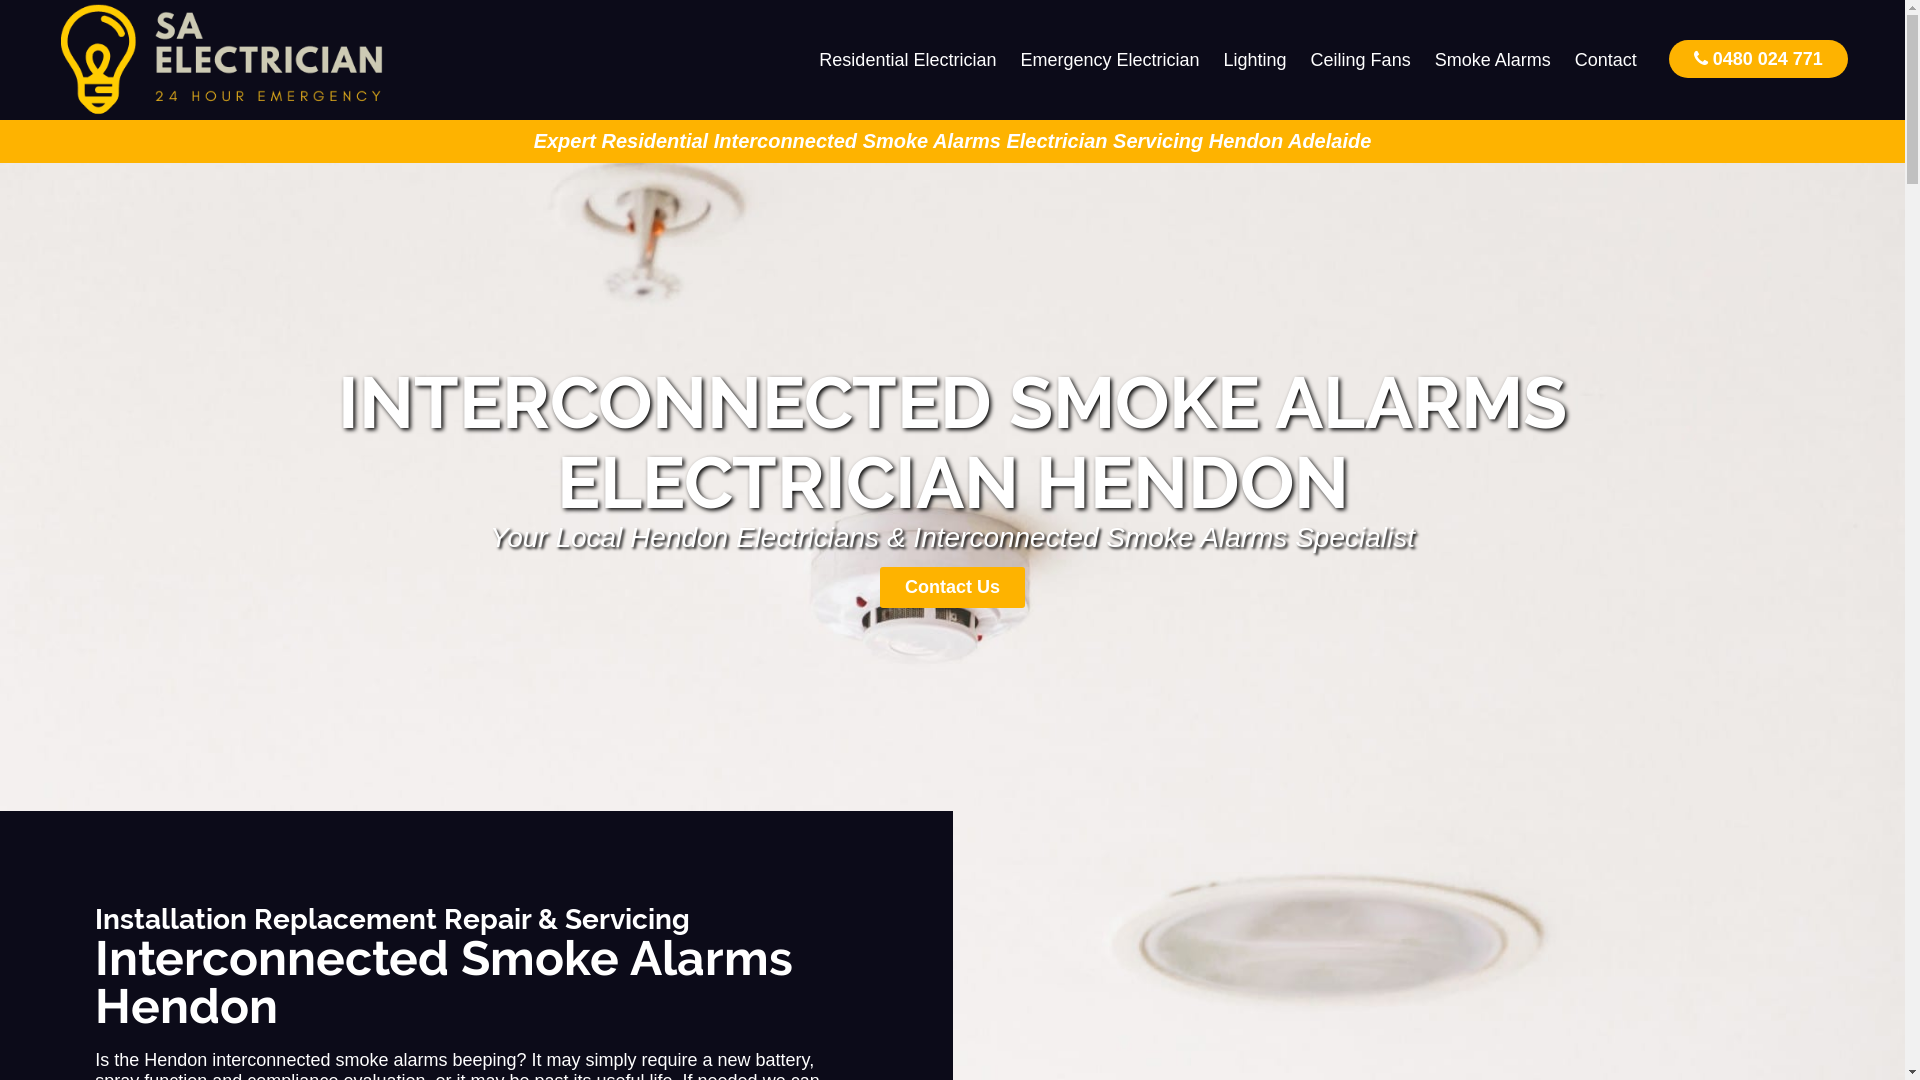 The height and width of the screenshot is (1080, 1920). Describe the element at coordinates (906, 59) in the screenshot. I see `'Residential Electrician'` at that location.